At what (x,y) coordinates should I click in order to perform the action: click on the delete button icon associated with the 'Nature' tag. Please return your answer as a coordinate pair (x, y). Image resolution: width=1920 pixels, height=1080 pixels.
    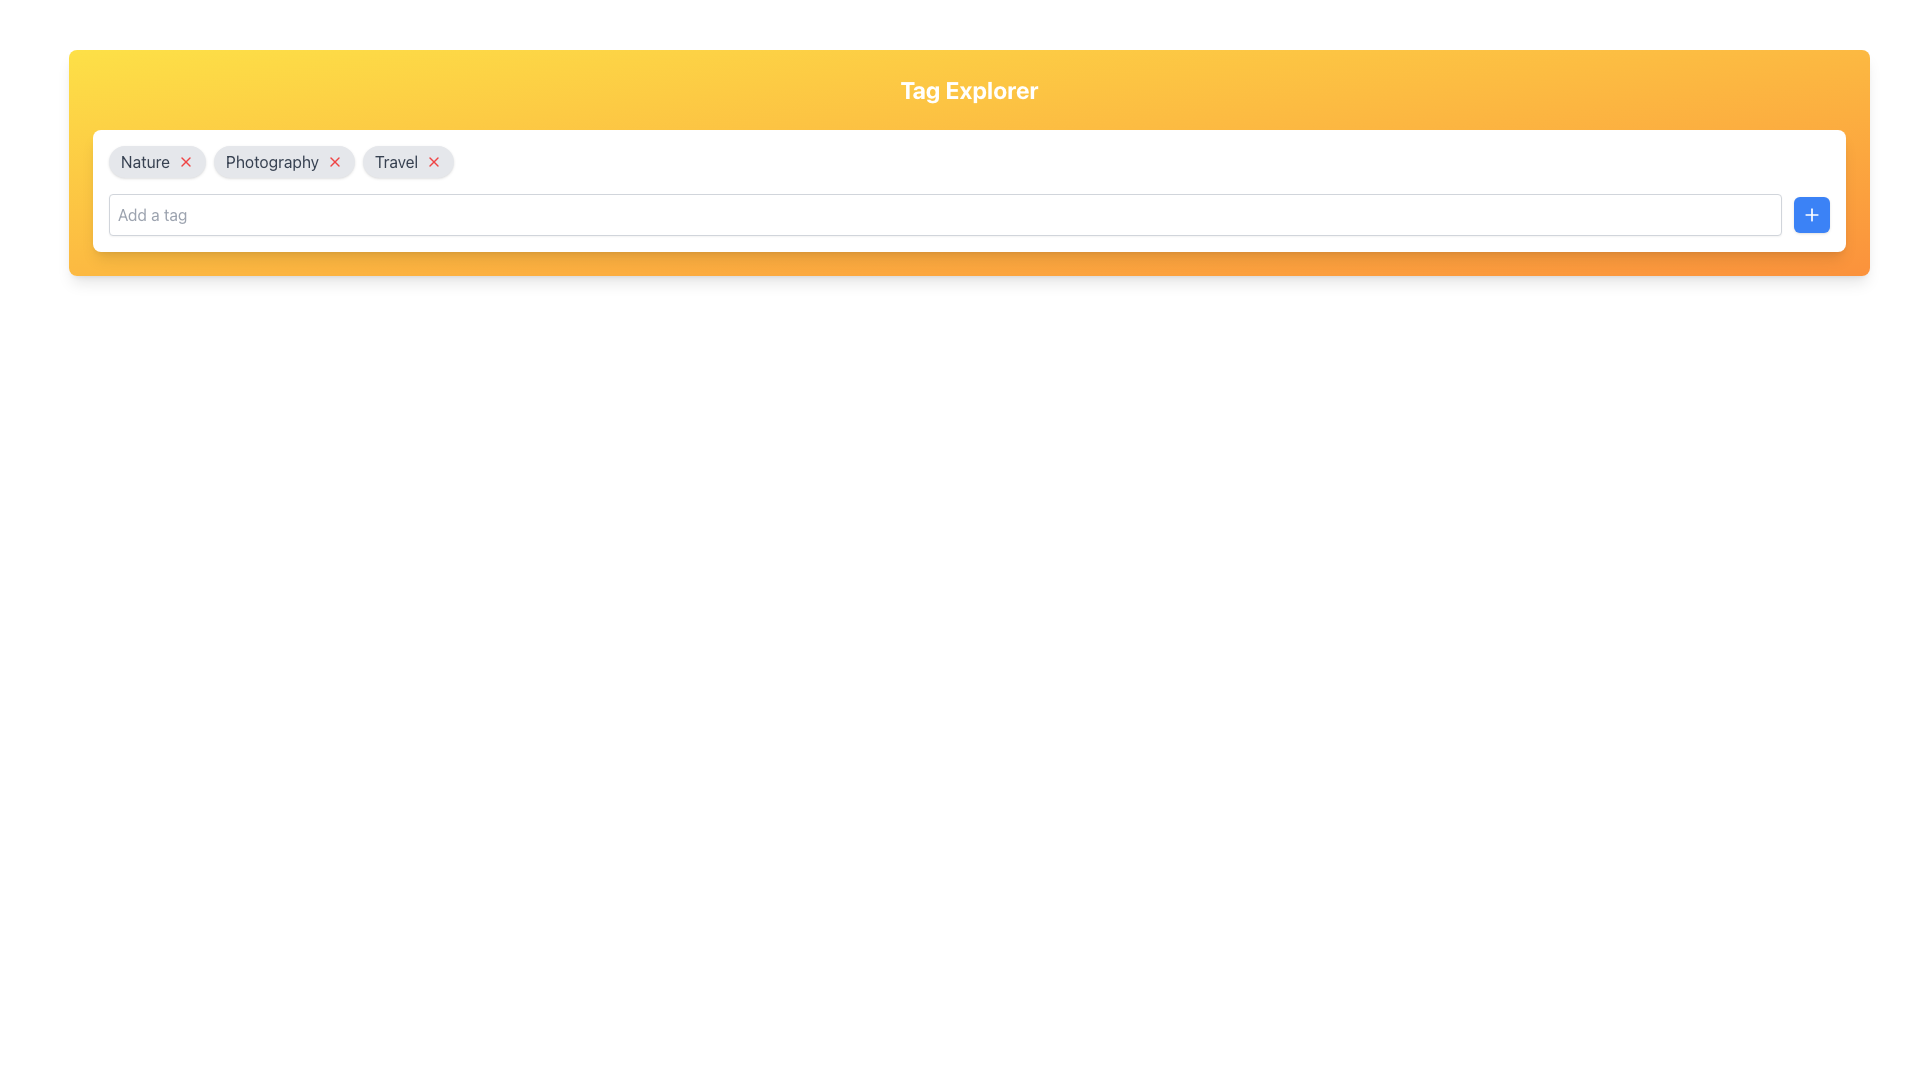
    Looking at the image, I should click on (186, 161).